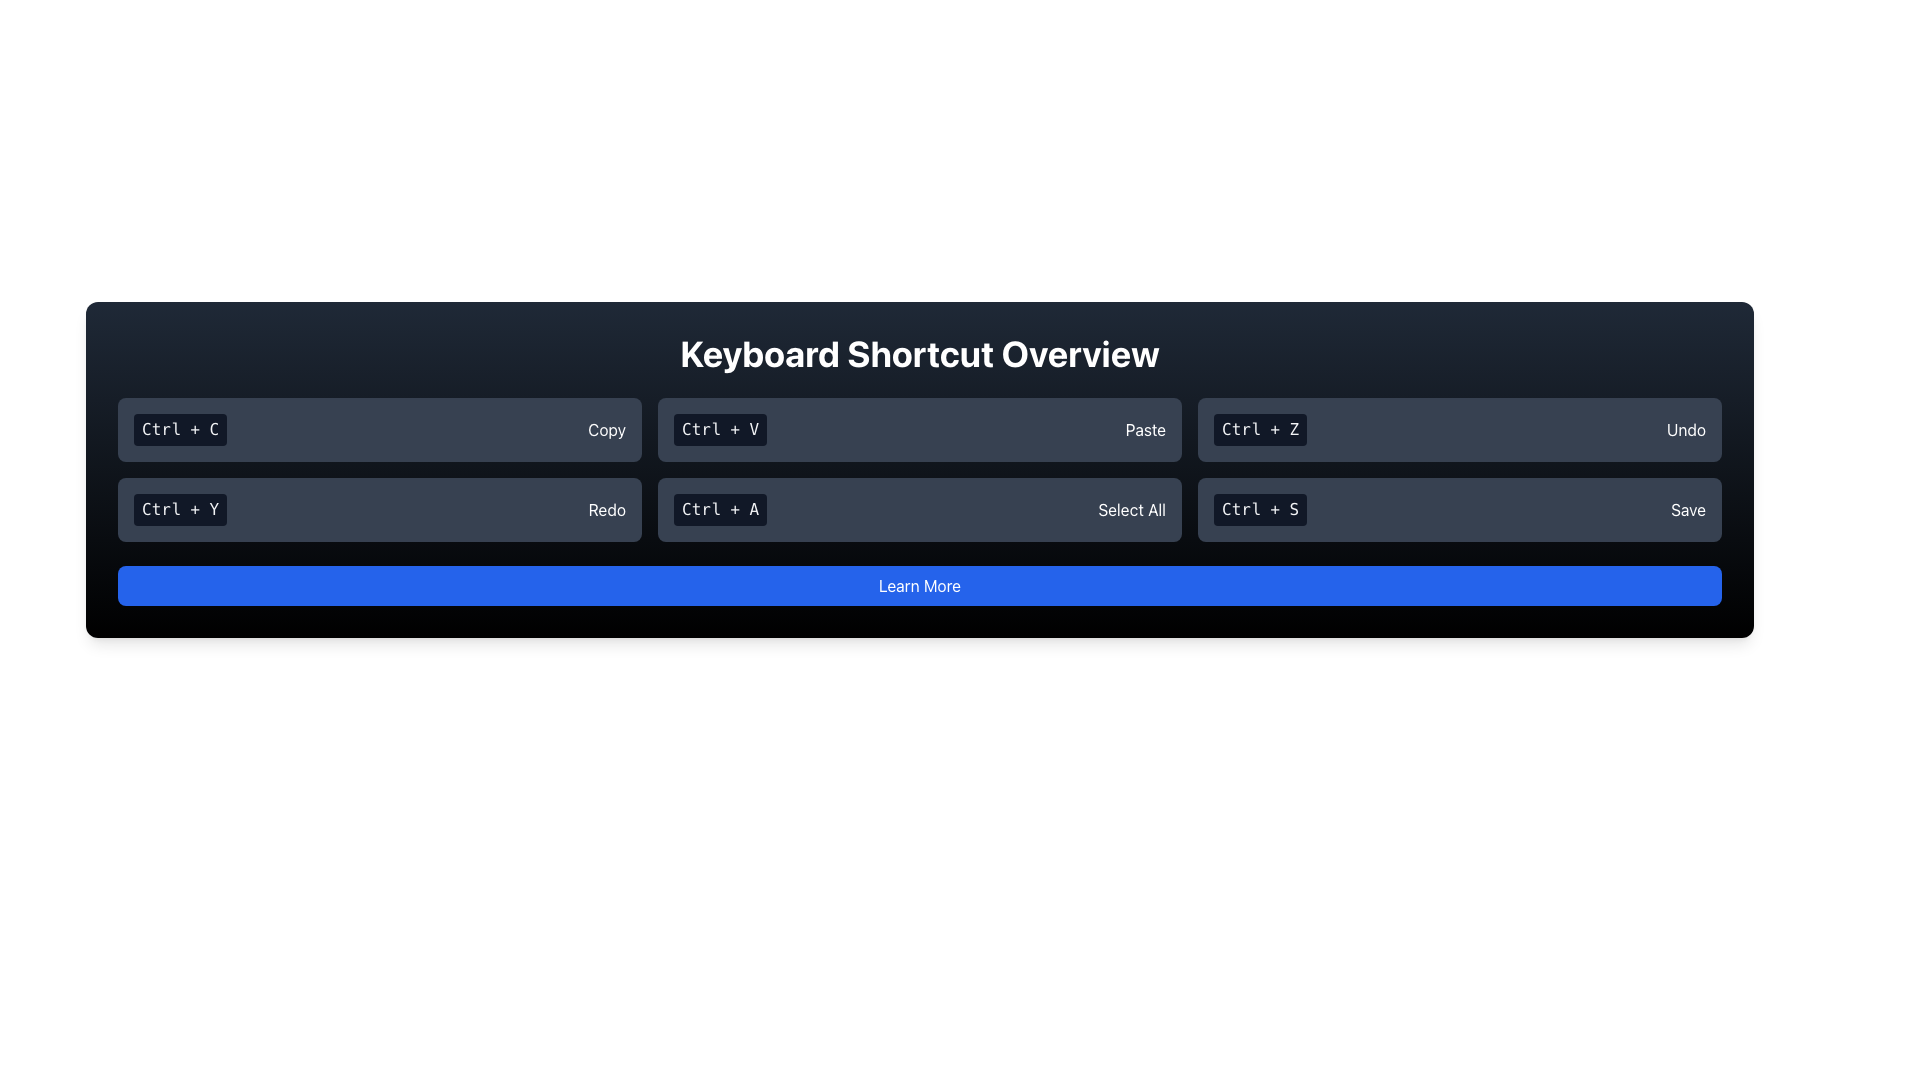  Describe the element at coordinates (606, 428) in the screenshot. I see `the 'Copy' text label, which is displayed in white font on a dark gray background and is located to the right of the 'Ctrl + C' shortcut label` at that location.